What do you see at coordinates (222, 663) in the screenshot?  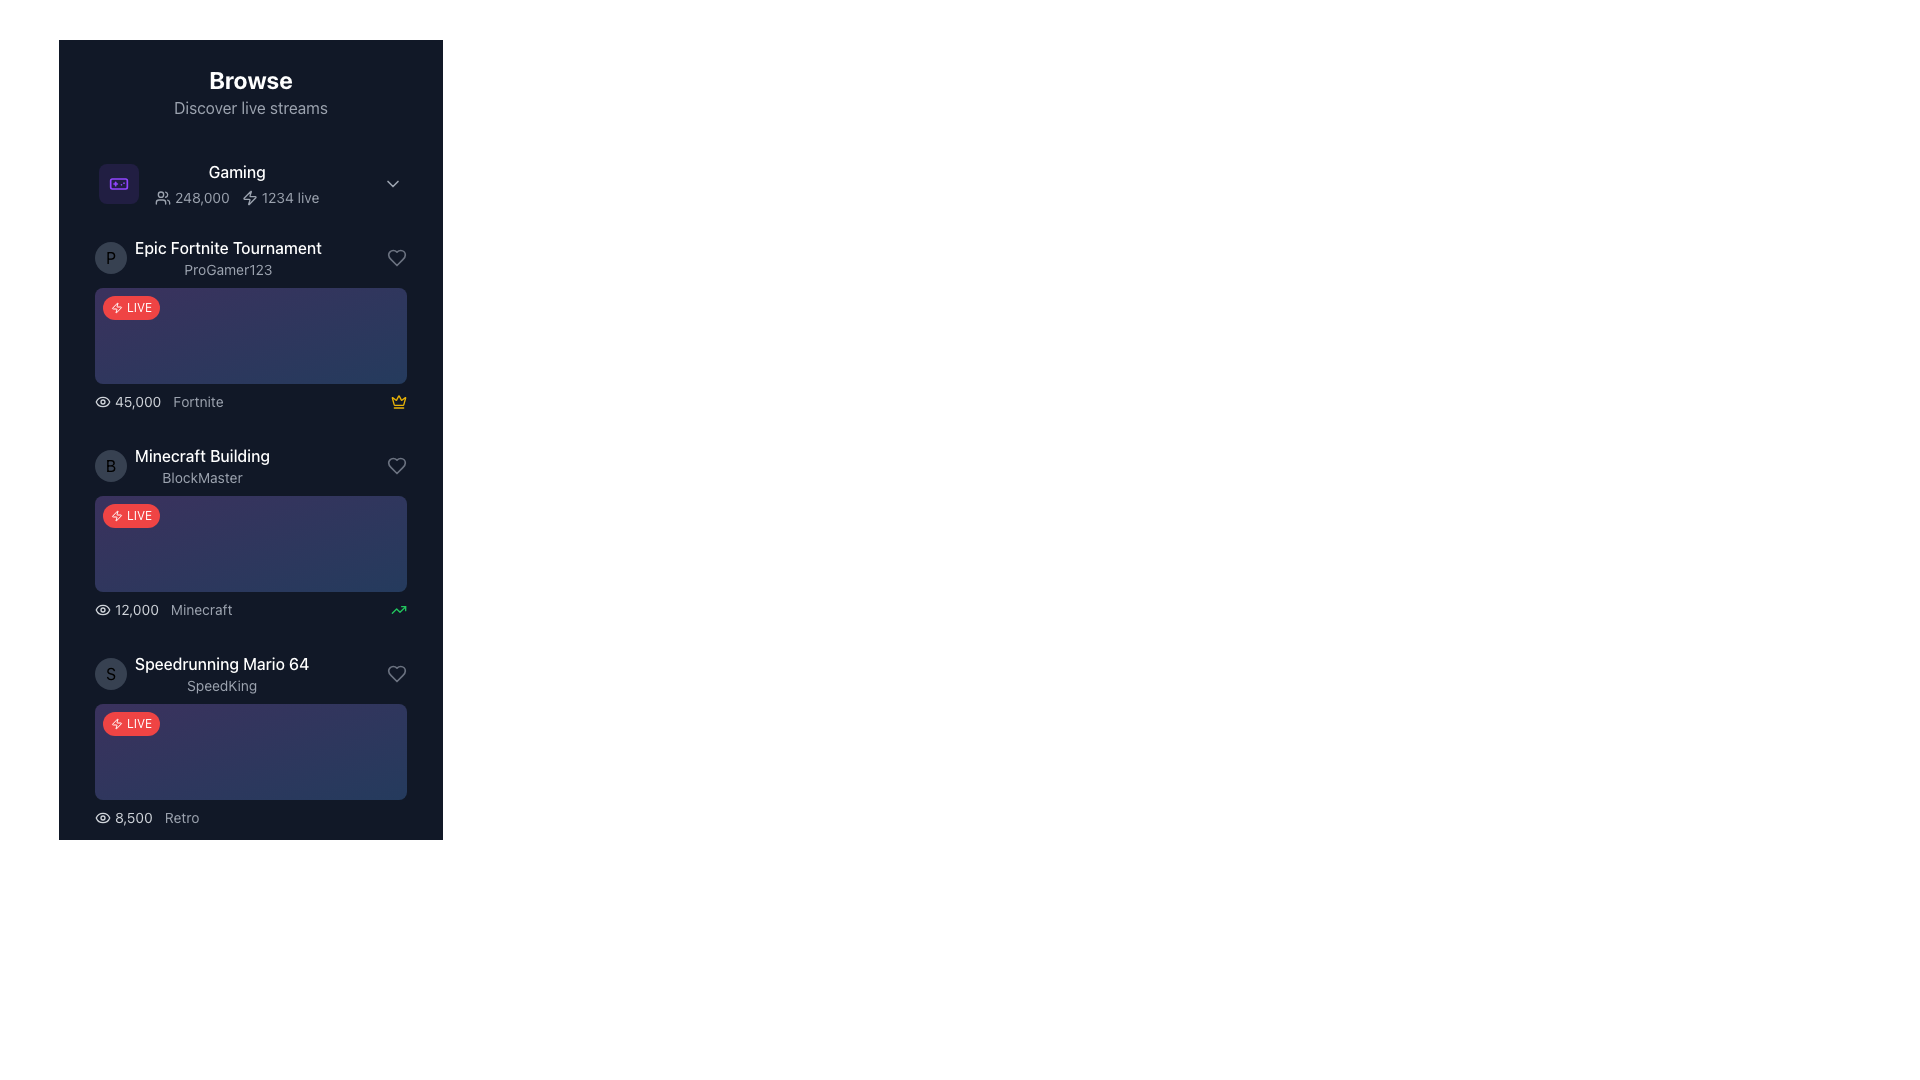 I see `the text label displaying the title 'Speedrunning Mario 64' which is positioned above the streamer 'SpeedKing'` at bounding box center [222, 663].